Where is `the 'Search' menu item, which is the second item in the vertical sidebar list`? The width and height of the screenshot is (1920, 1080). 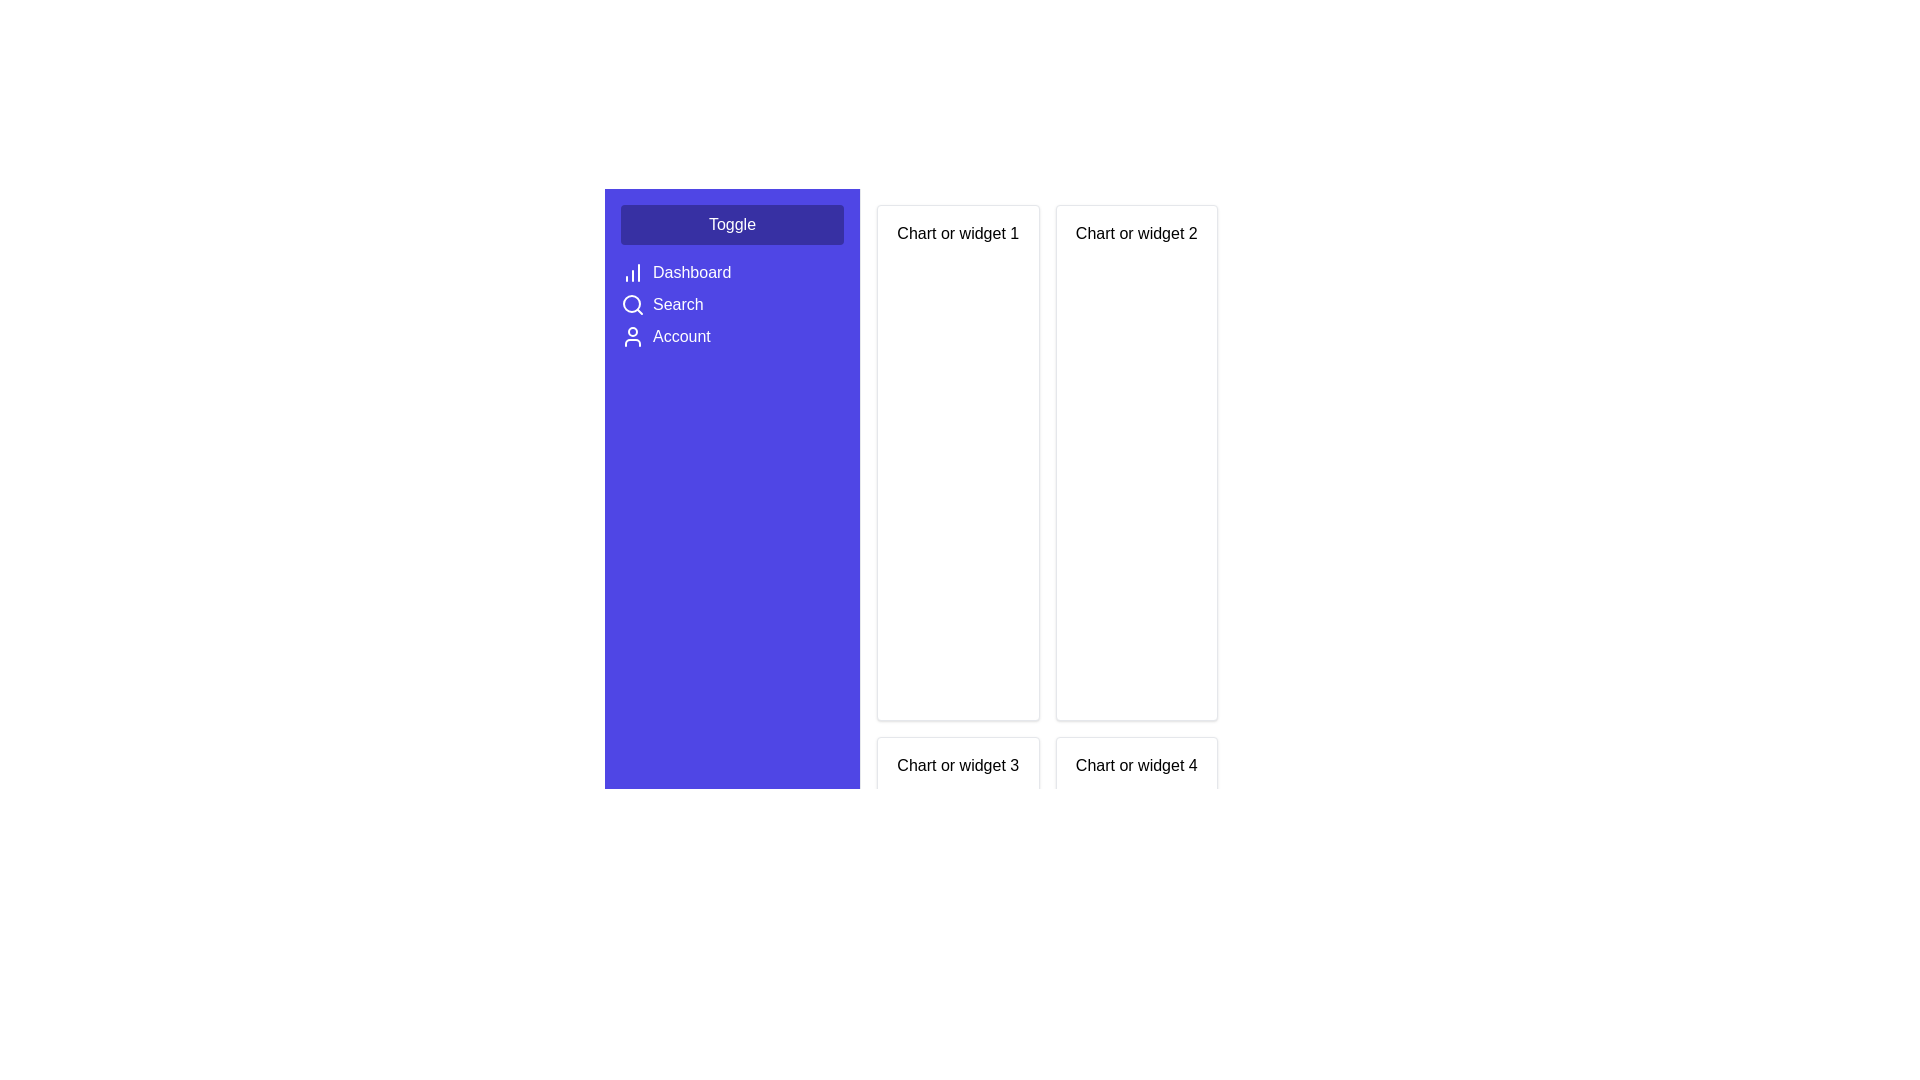 the 'Search' menu item, which is the second item in the vertical sidebar list is located at coordinates (731, 304).